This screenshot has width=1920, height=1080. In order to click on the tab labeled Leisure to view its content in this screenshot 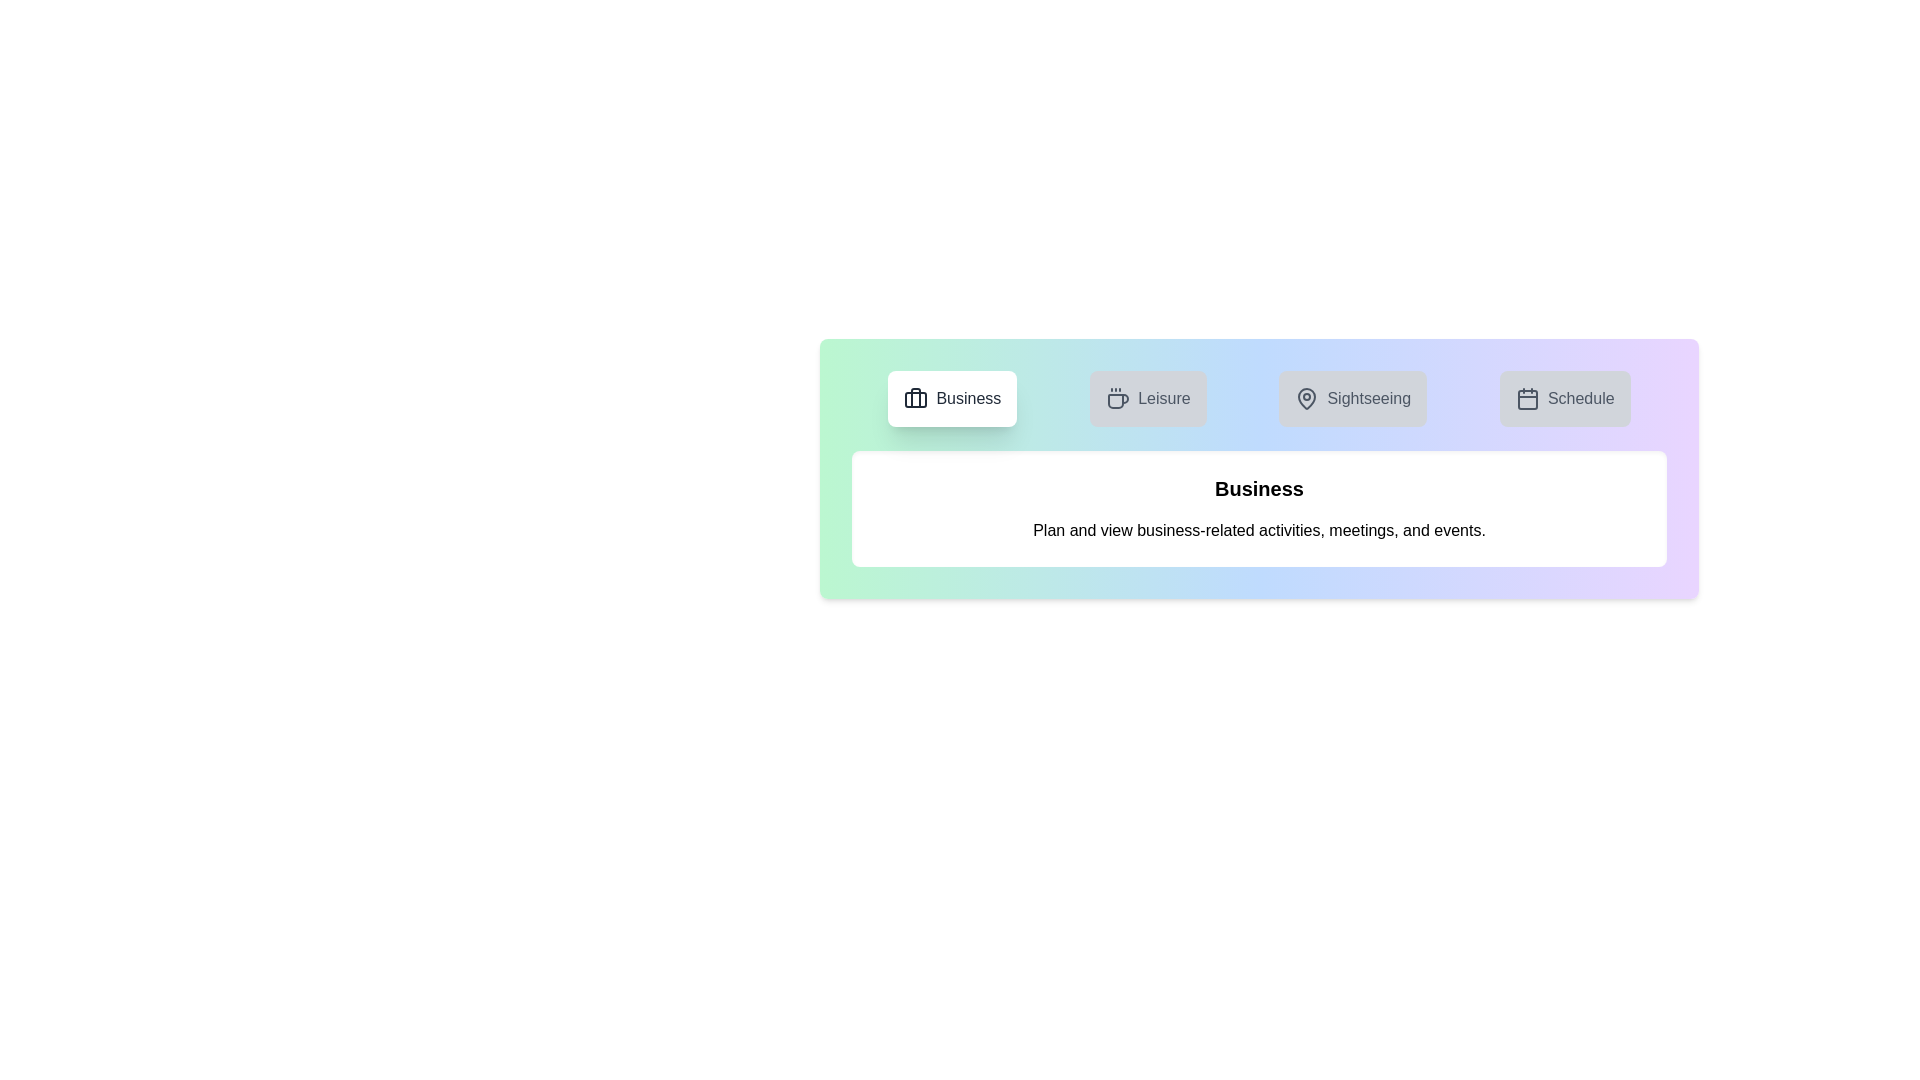, I will do `click(1148, 398)`.